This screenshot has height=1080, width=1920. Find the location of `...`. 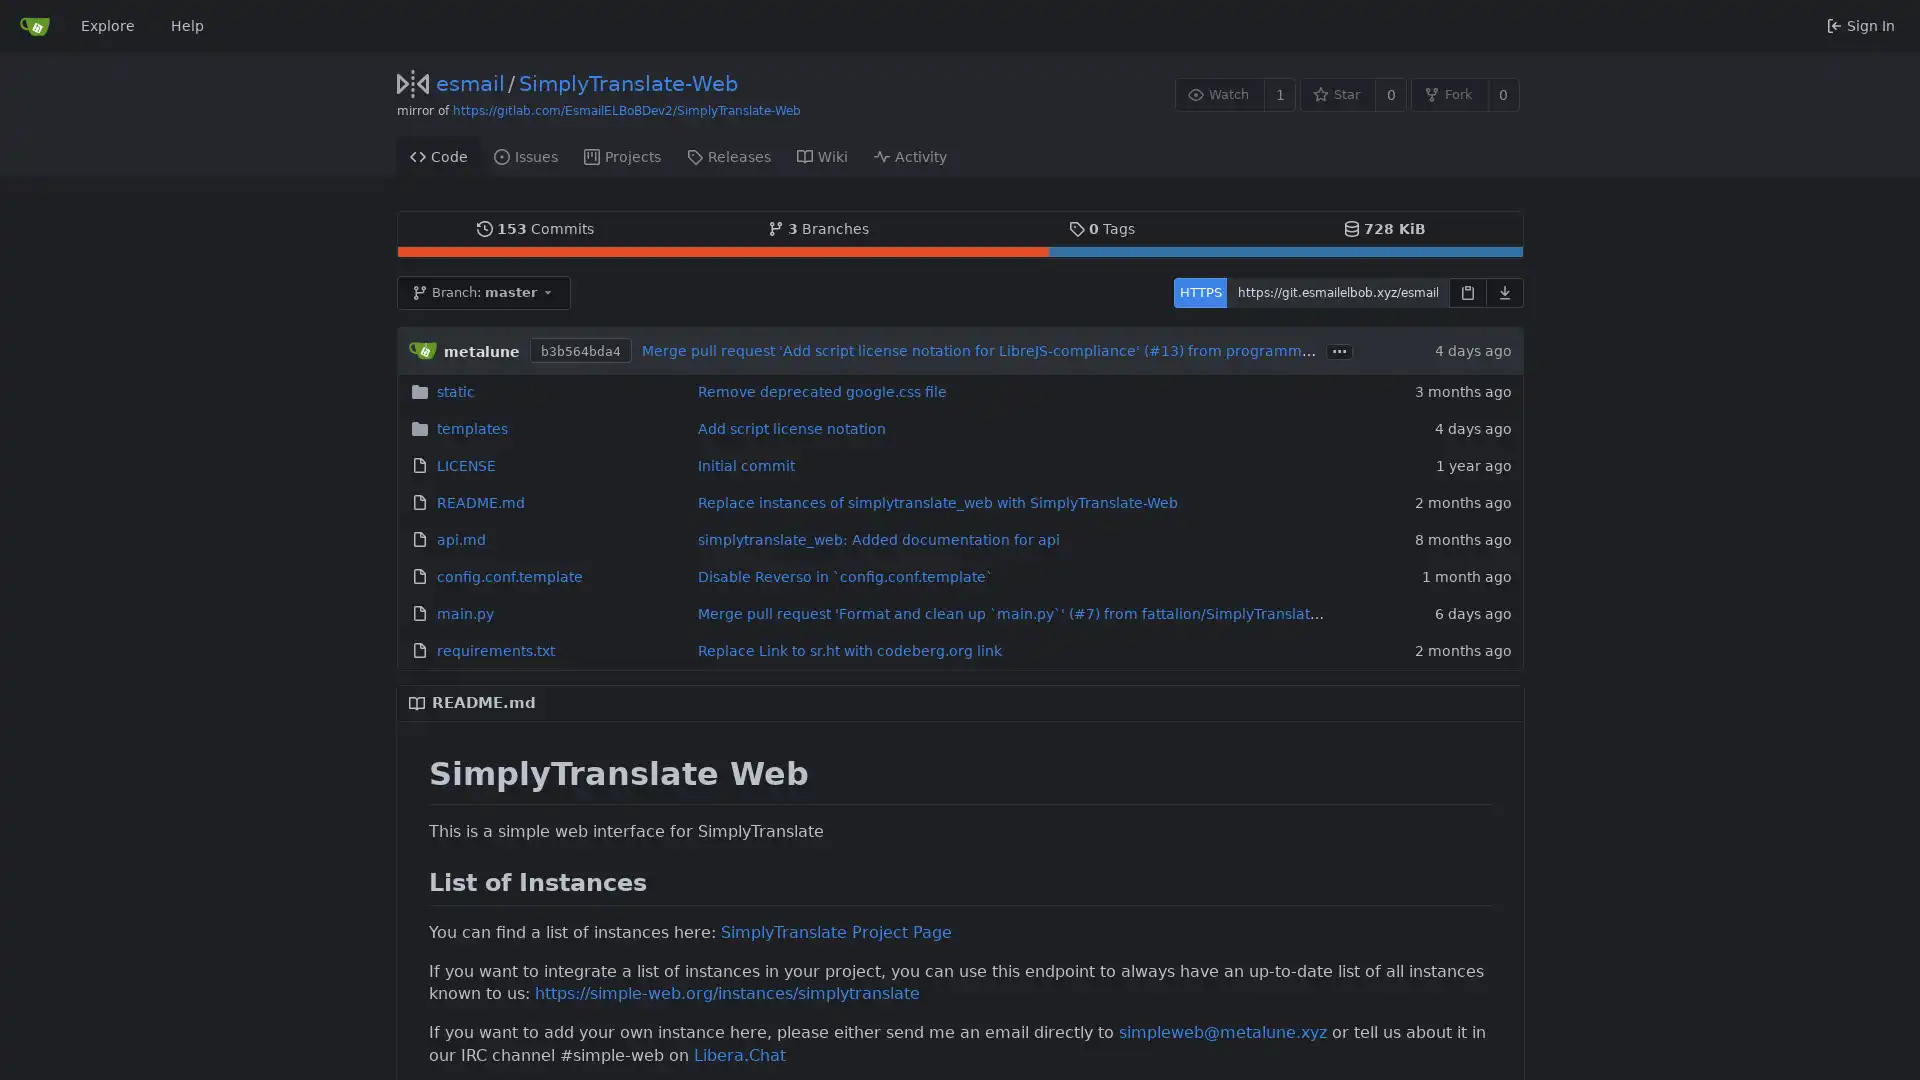

... is located at coordinates (1339, 350).